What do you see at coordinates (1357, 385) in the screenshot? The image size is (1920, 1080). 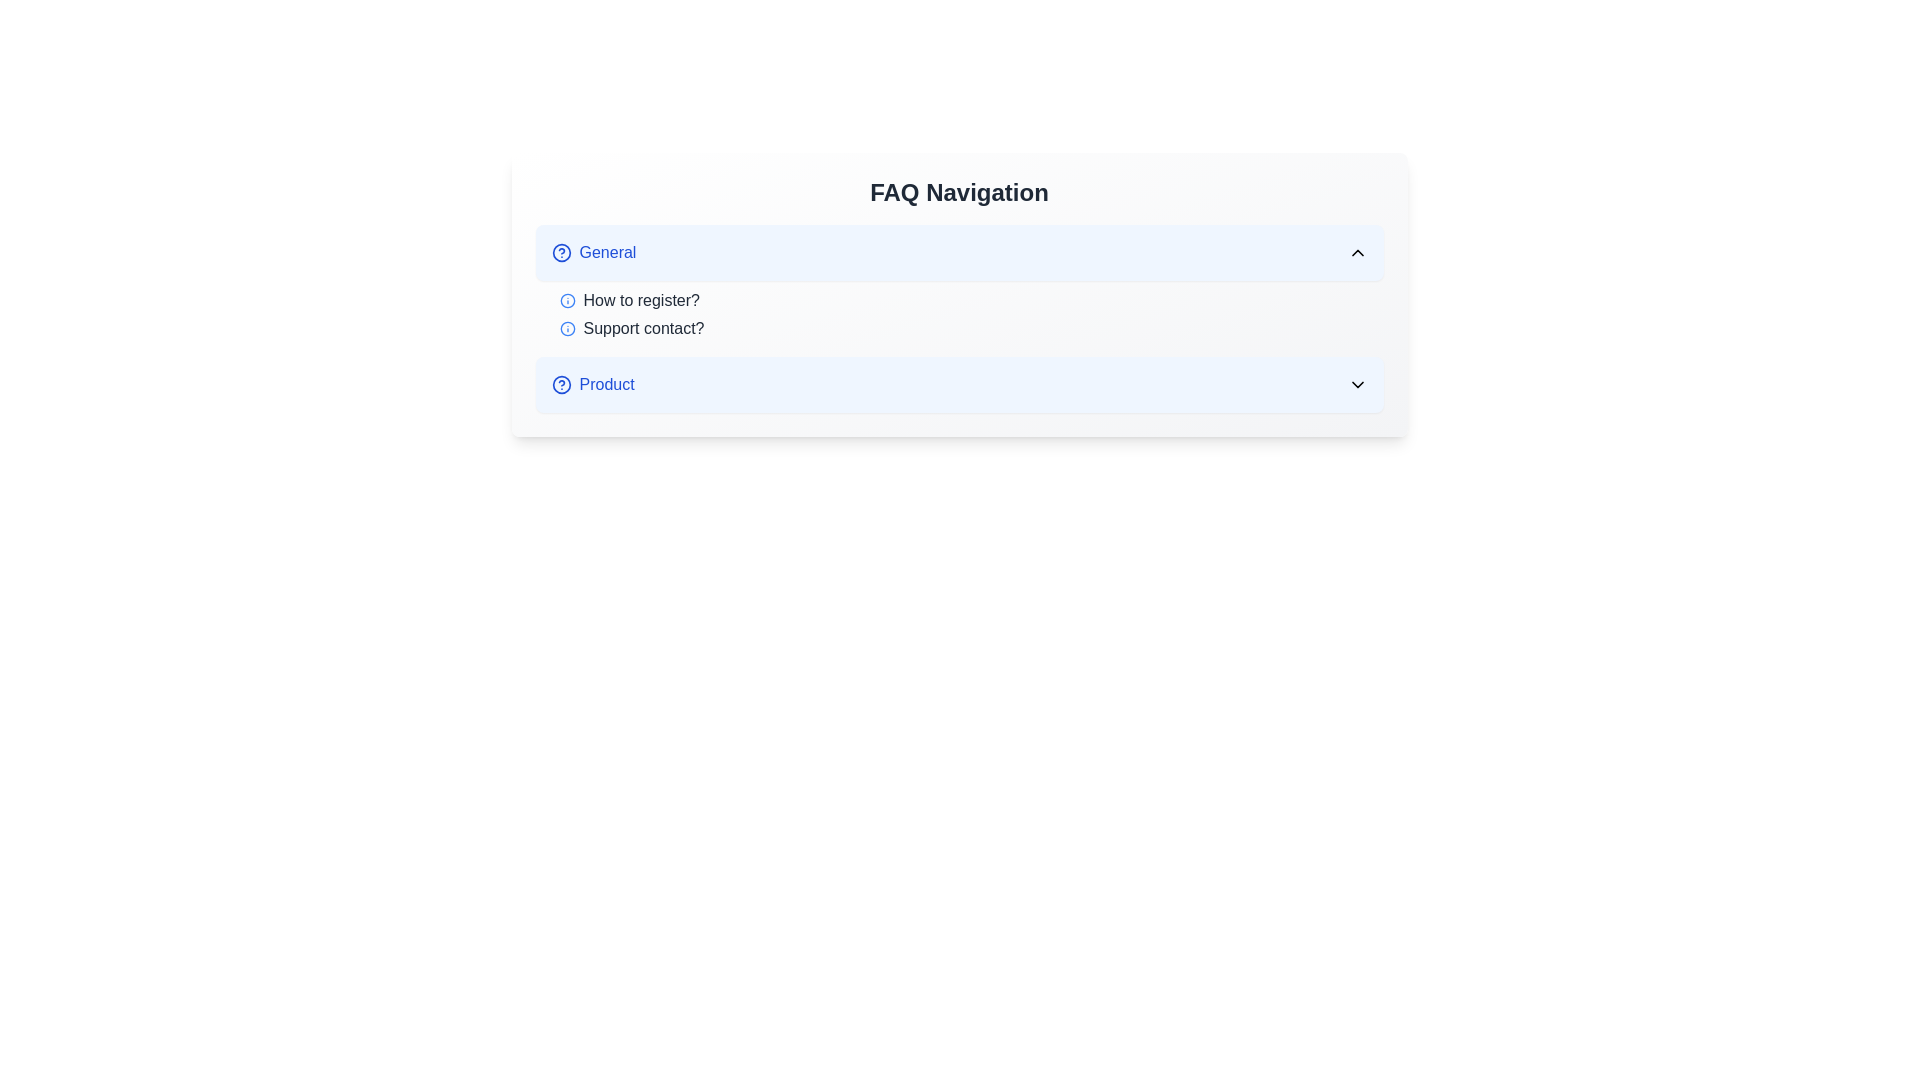 I see `the Chevron Down icon located at the far right of the 'Product' section` at bounding box center [1357, 385].